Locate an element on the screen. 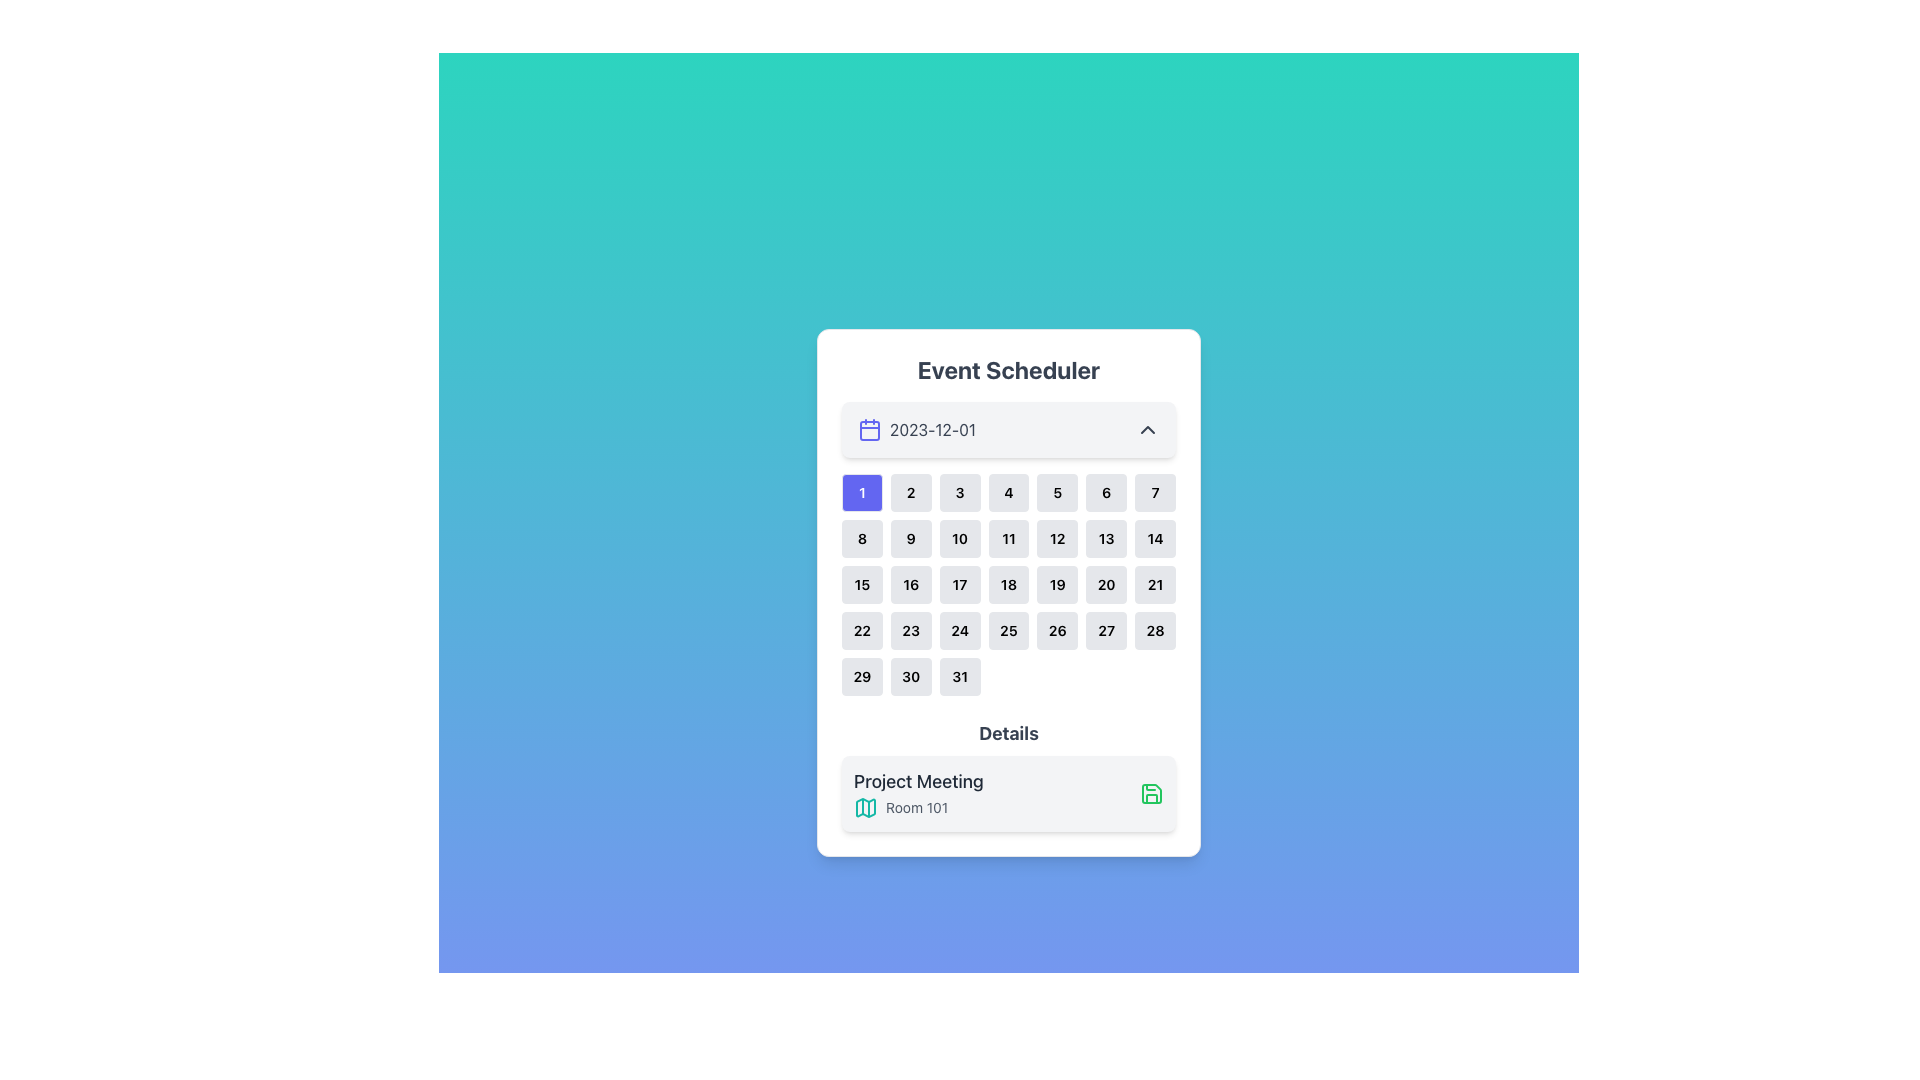  the small rectangular button displaying the number '7' in bold black text is located at coordinates (1155, 493).